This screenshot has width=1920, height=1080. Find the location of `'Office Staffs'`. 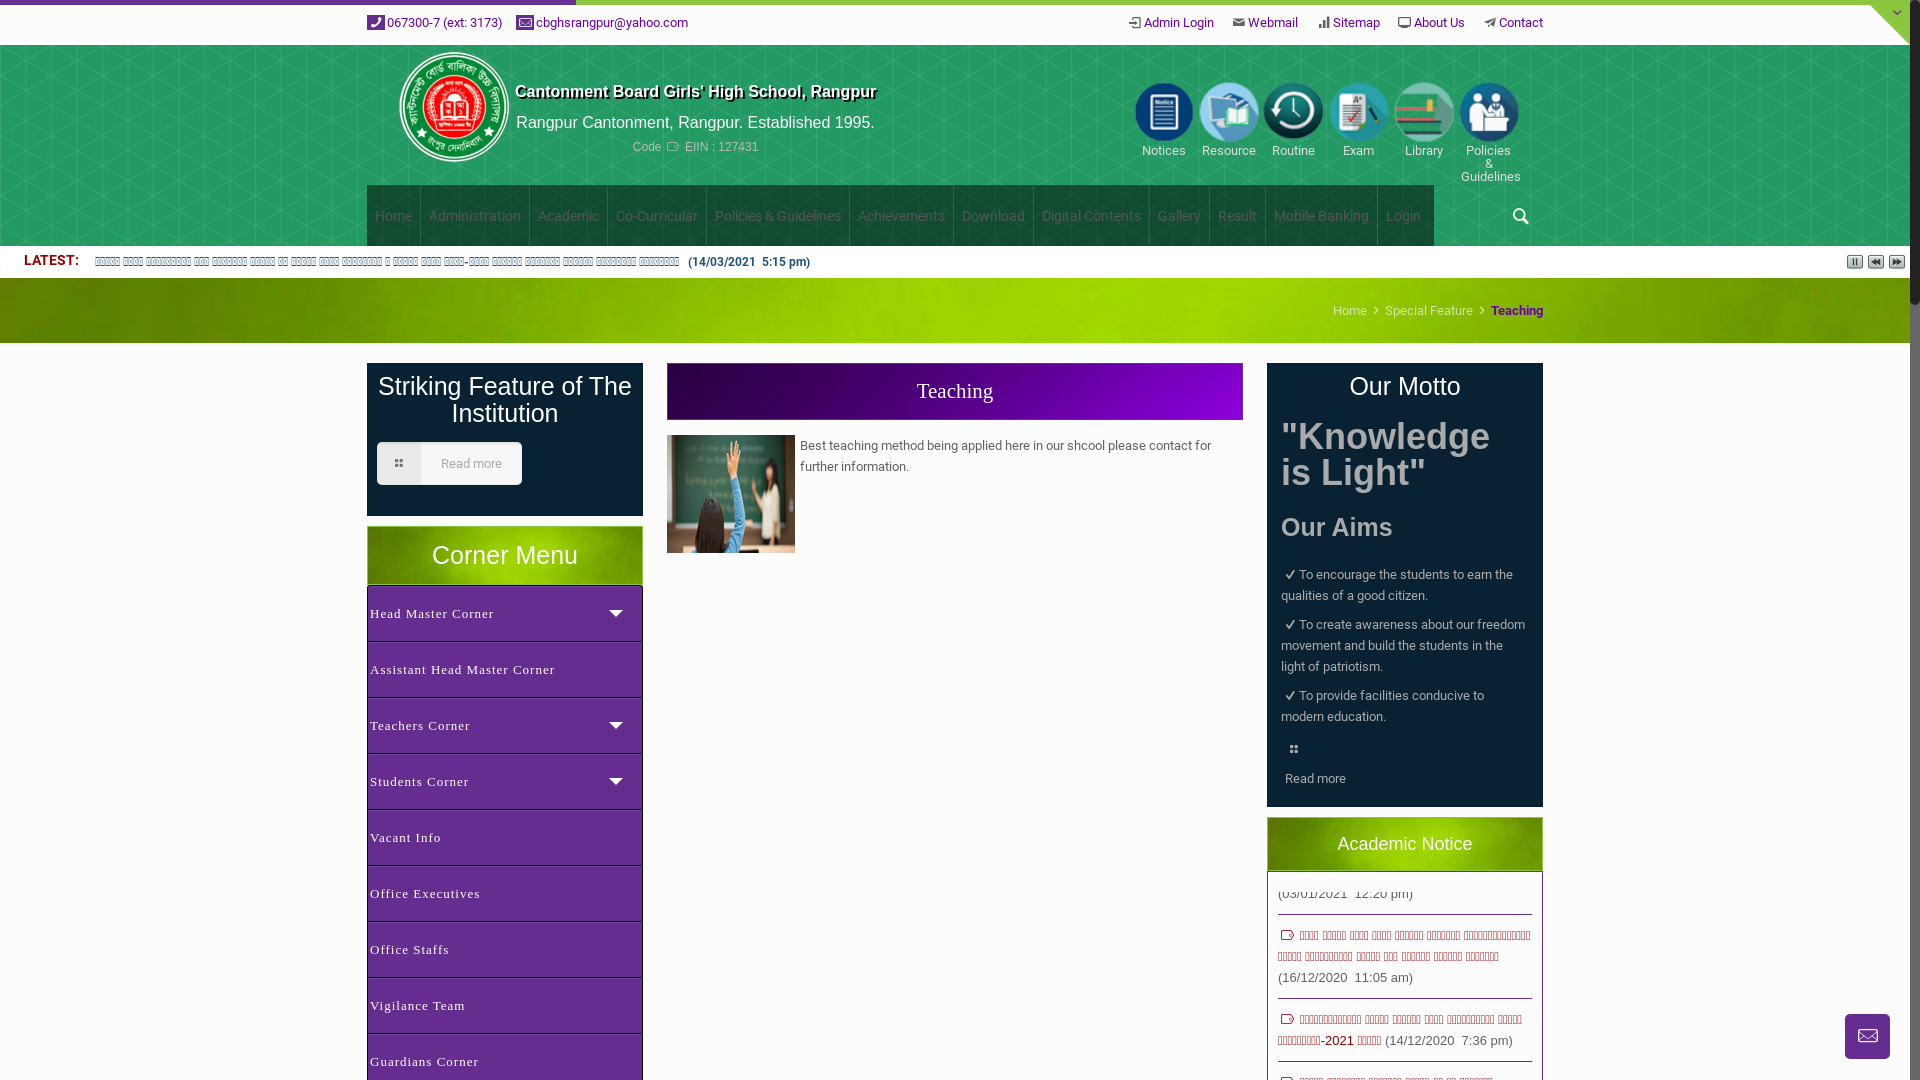

'Office Staffs' is located at coordinates (504, 947).